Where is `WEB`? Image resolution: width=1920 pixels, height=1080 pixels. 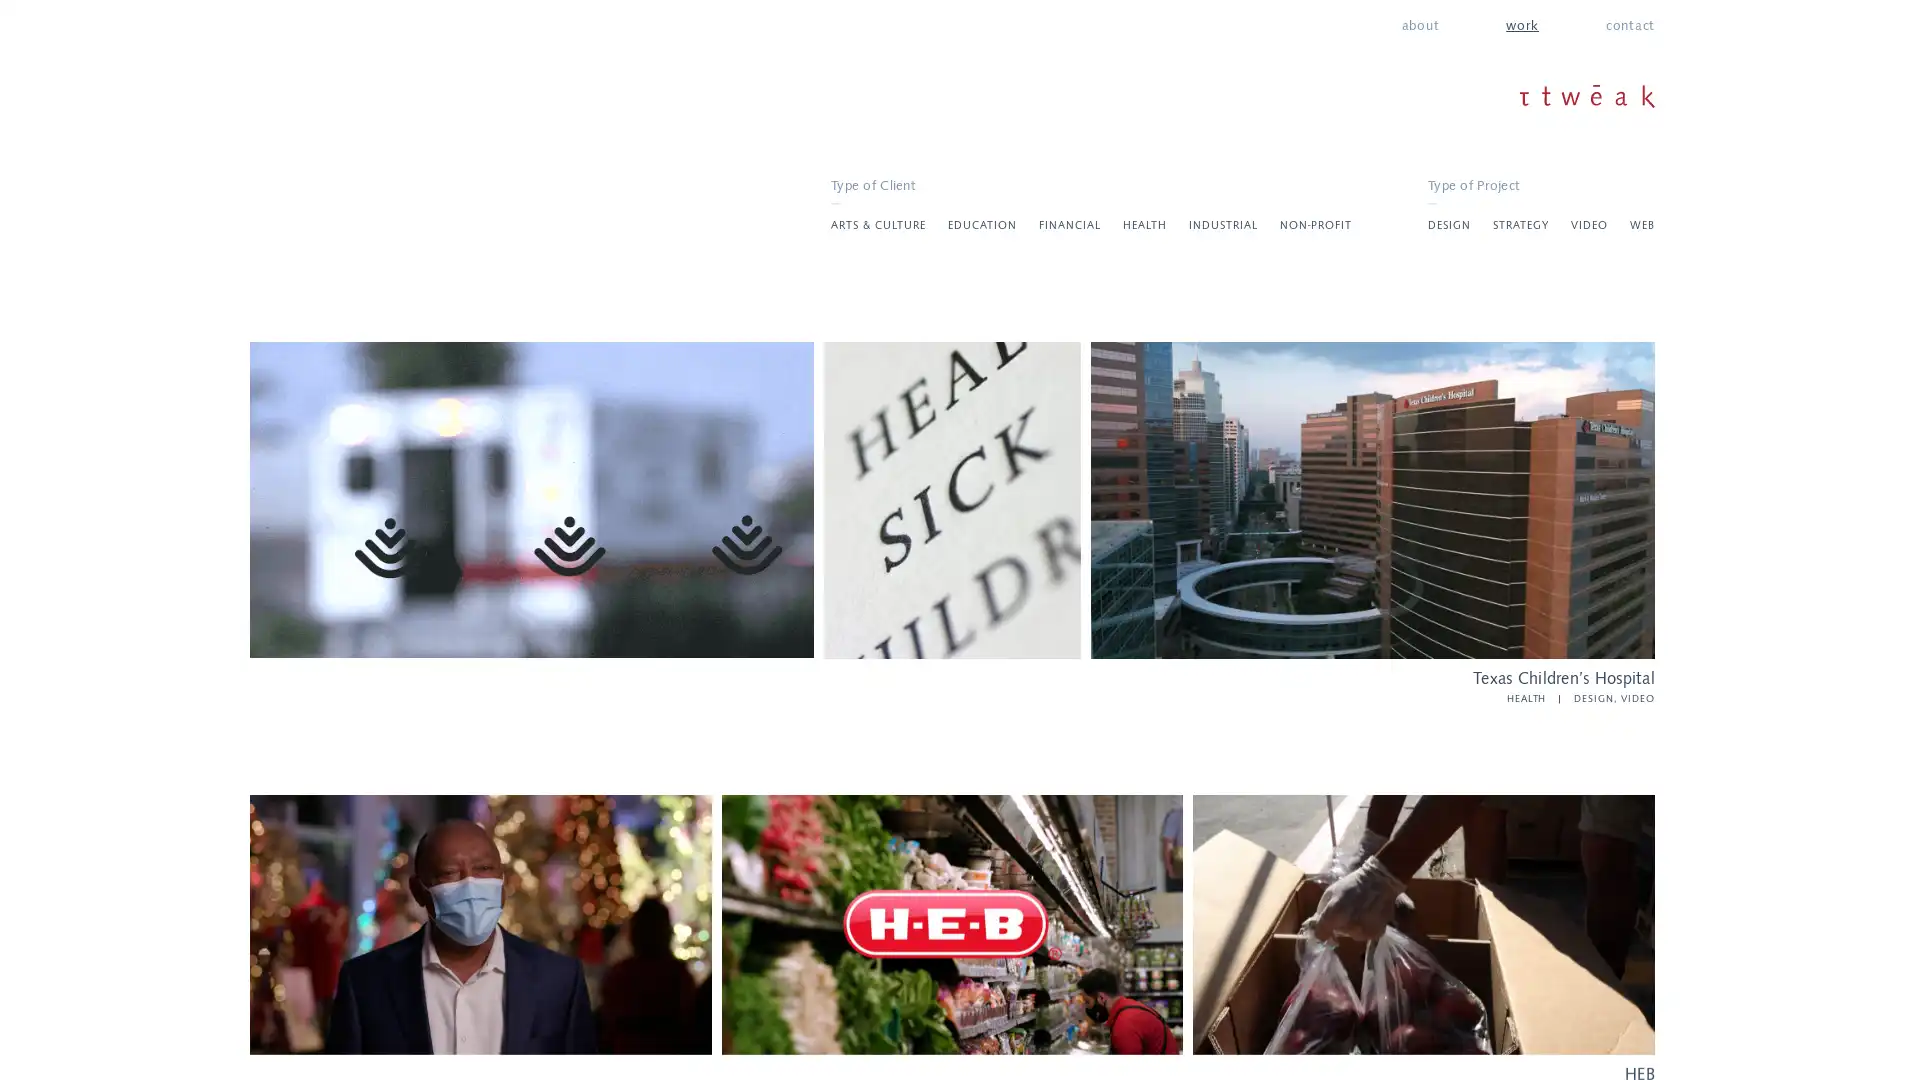
WEB is located at coordinates (1642, 225).